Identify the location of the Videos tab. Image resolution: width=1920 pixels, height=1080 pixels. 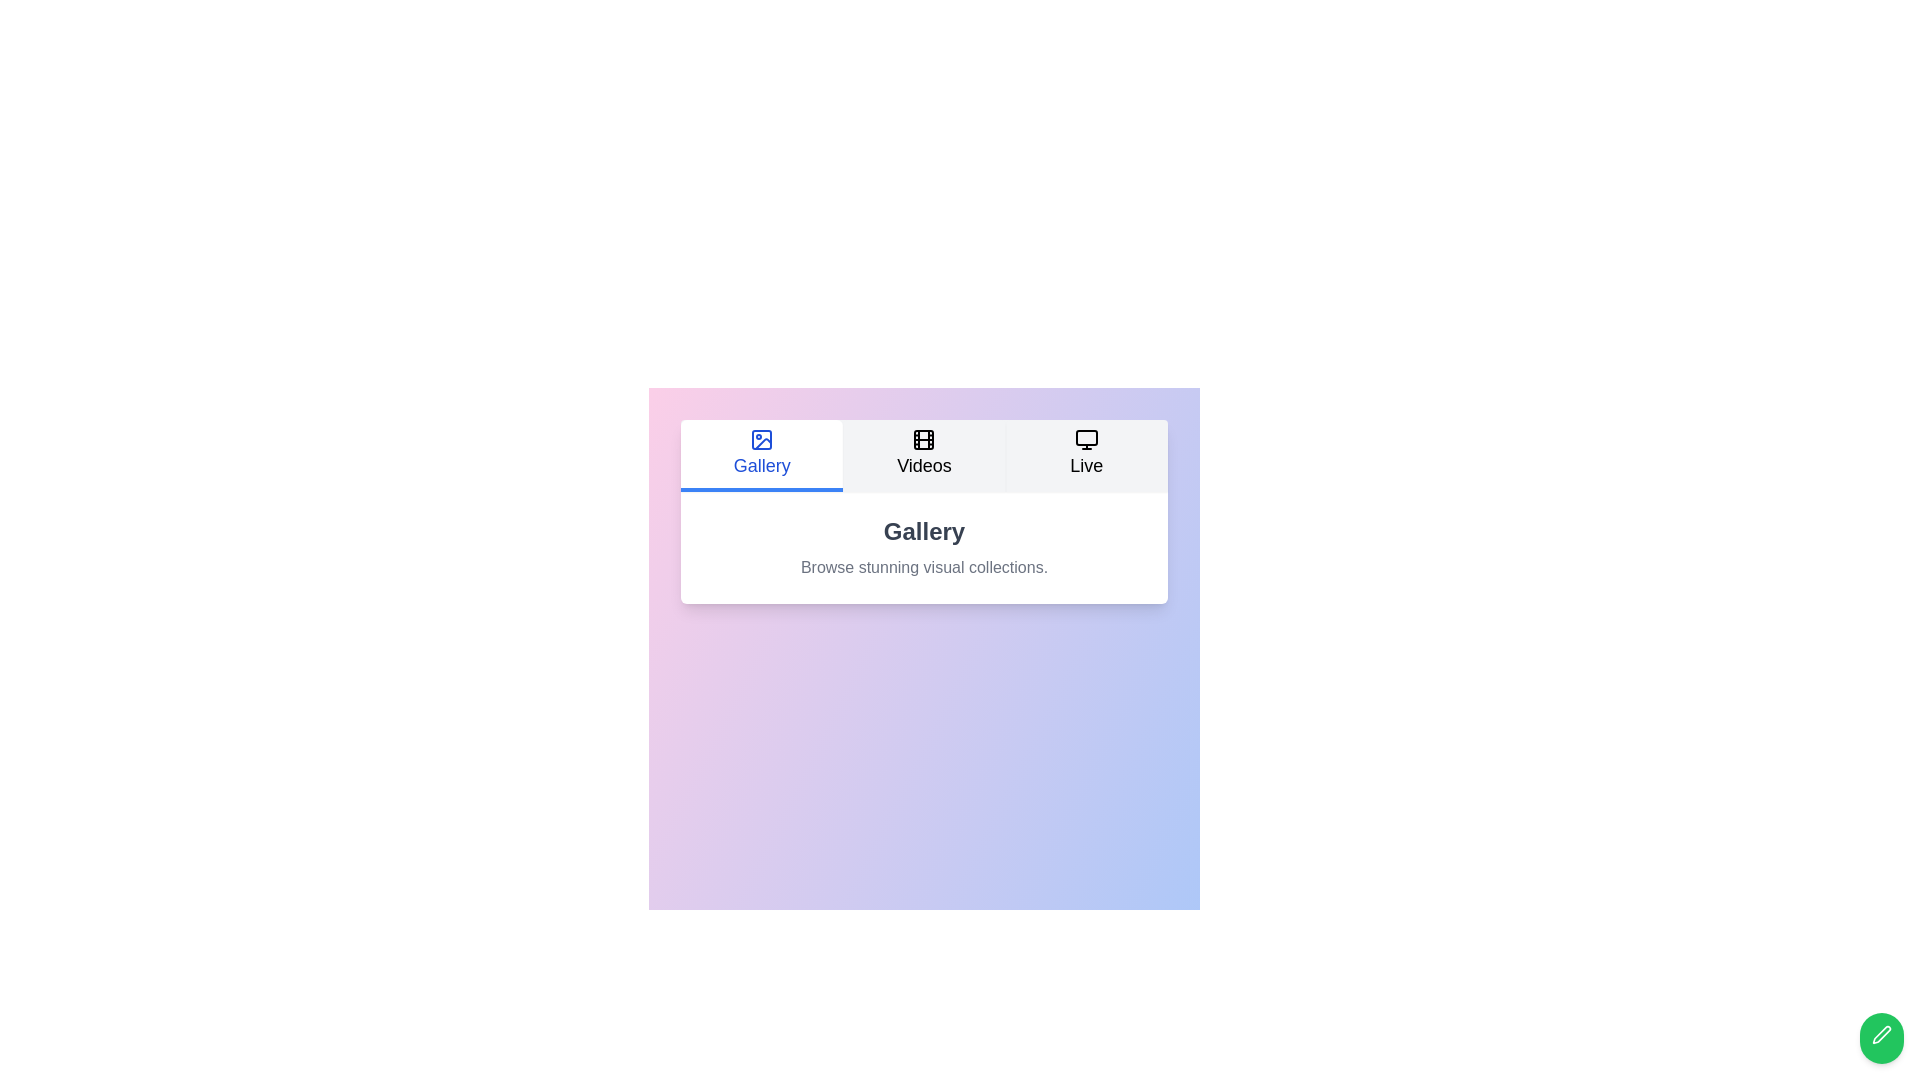
(923, 455).